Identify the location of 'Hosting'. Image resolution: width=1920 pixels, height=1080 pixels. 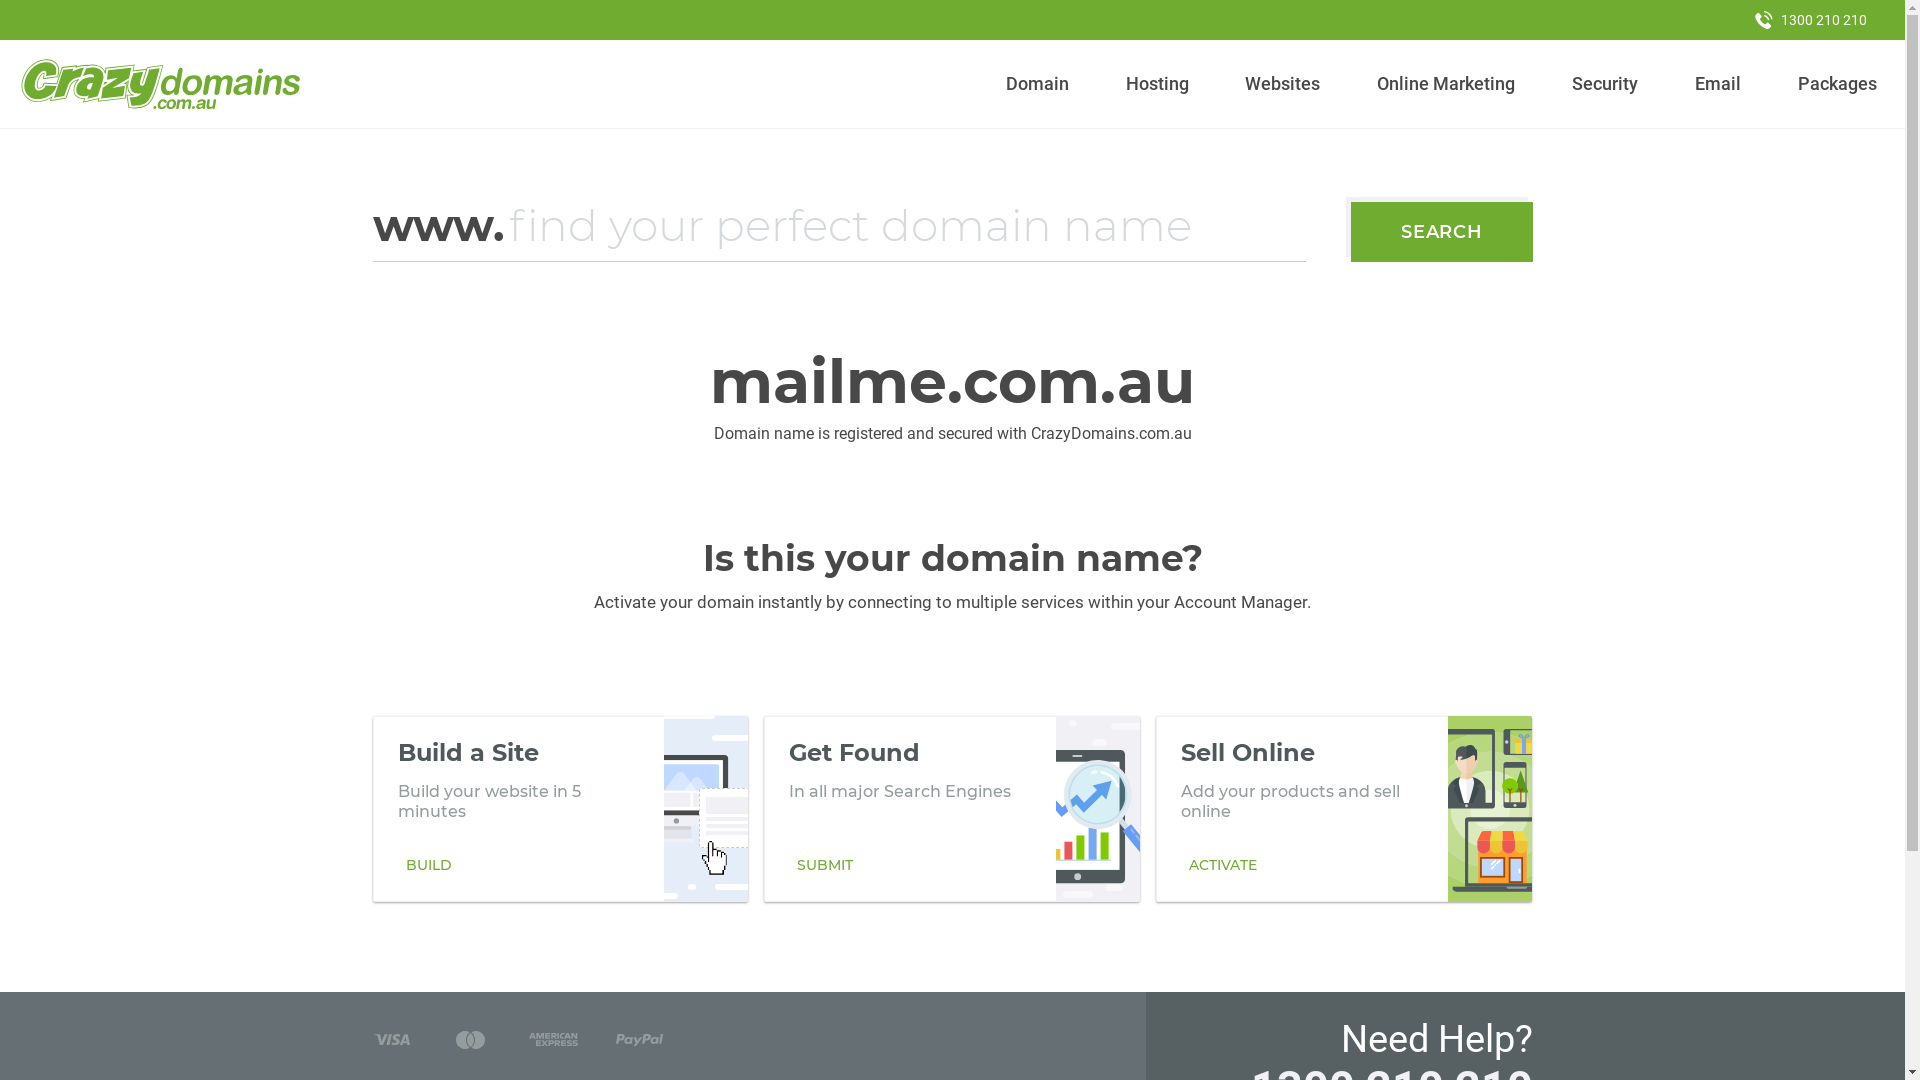
(1156, 83).